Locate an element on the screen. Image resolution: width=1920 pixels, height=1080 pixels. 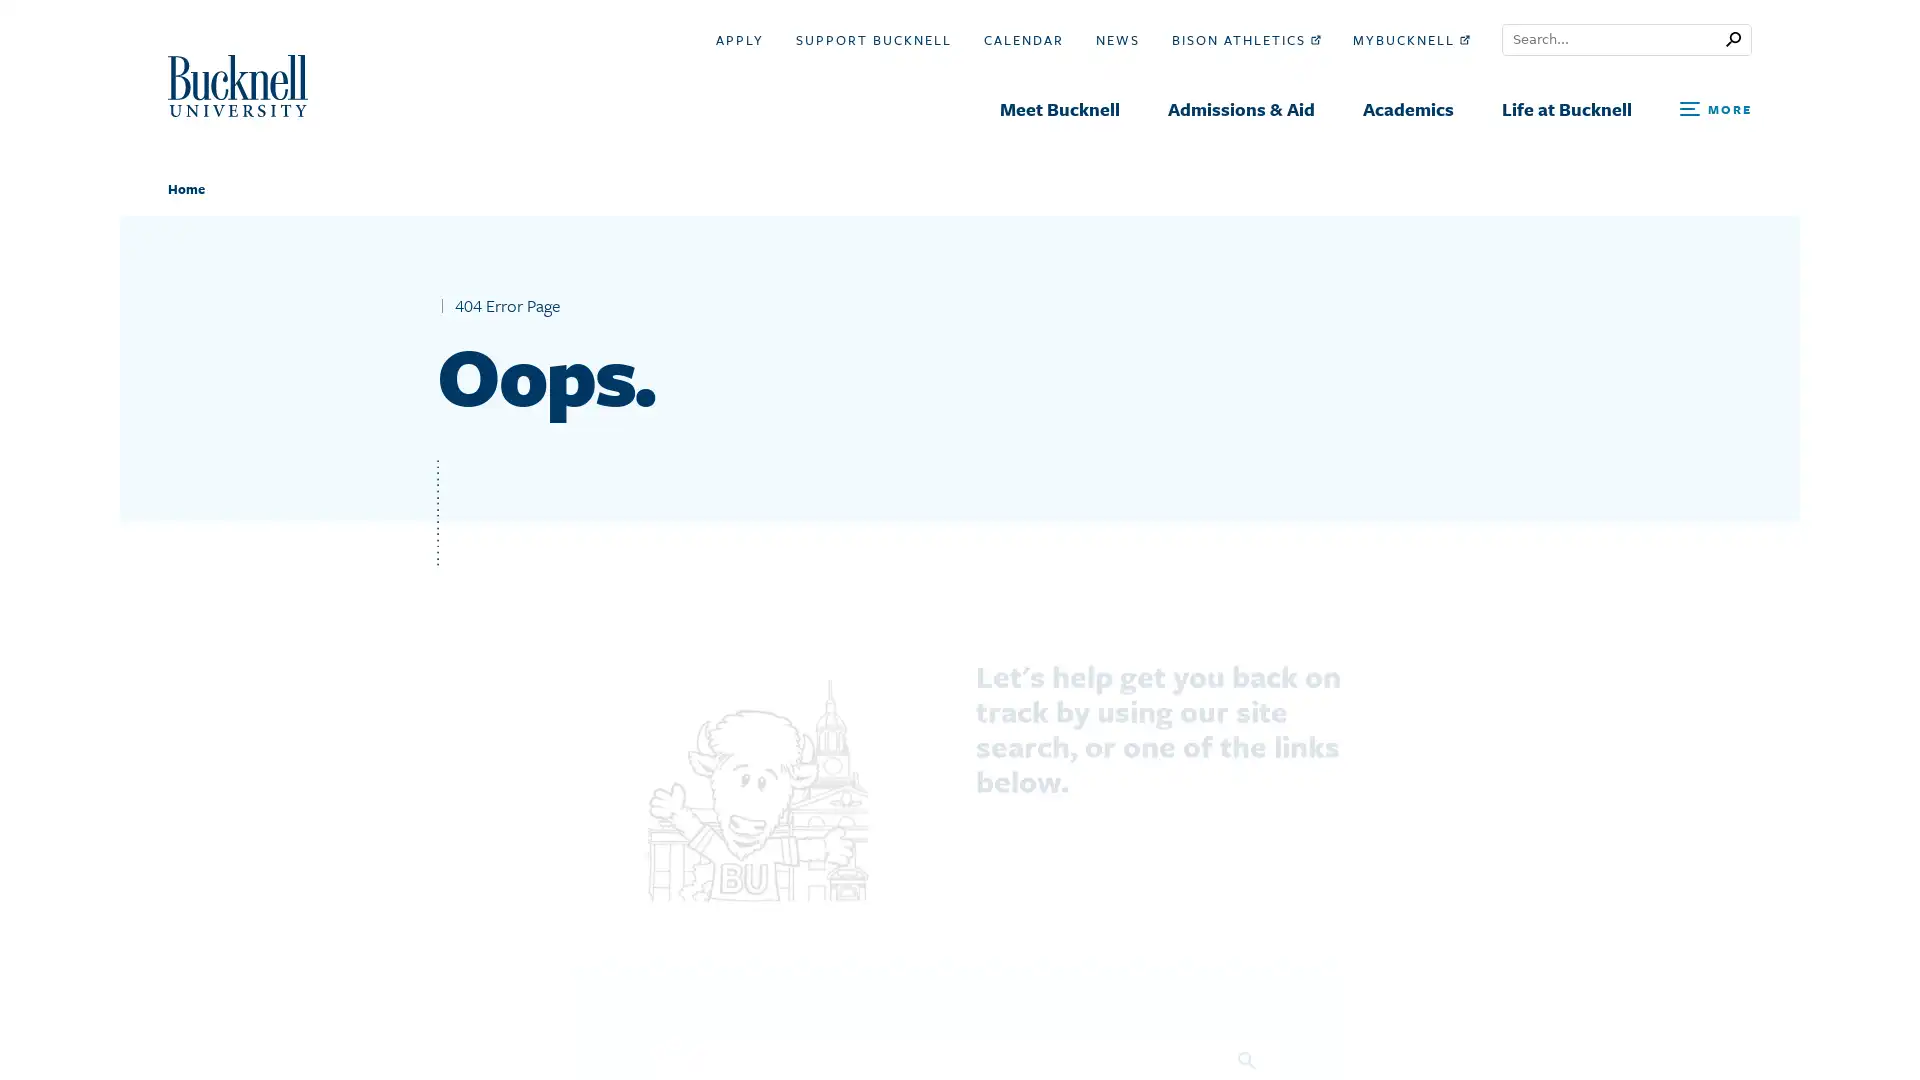
Open Search and Additional Links is located at coordinates (1715, 109).